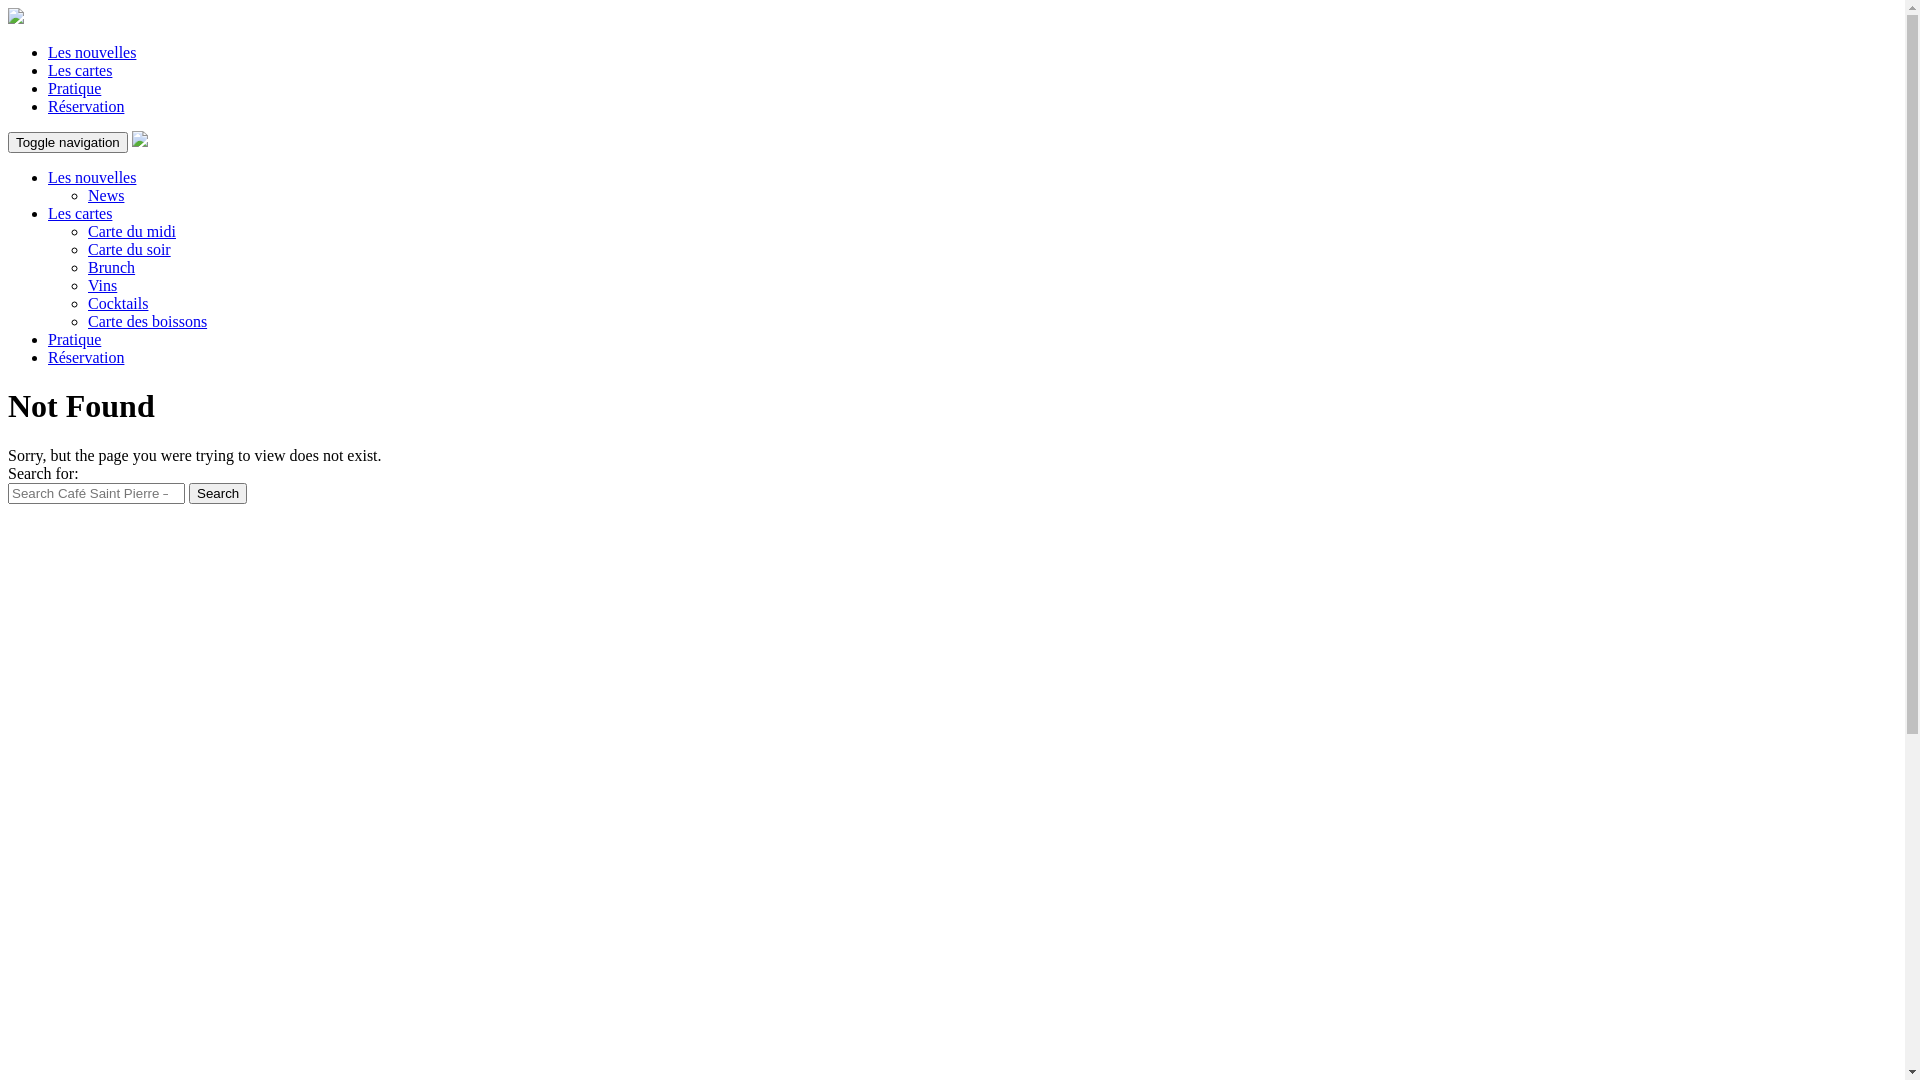  Describe the element at coordinates (217, 493) in the screenshot. I see `'Search'` at that location.